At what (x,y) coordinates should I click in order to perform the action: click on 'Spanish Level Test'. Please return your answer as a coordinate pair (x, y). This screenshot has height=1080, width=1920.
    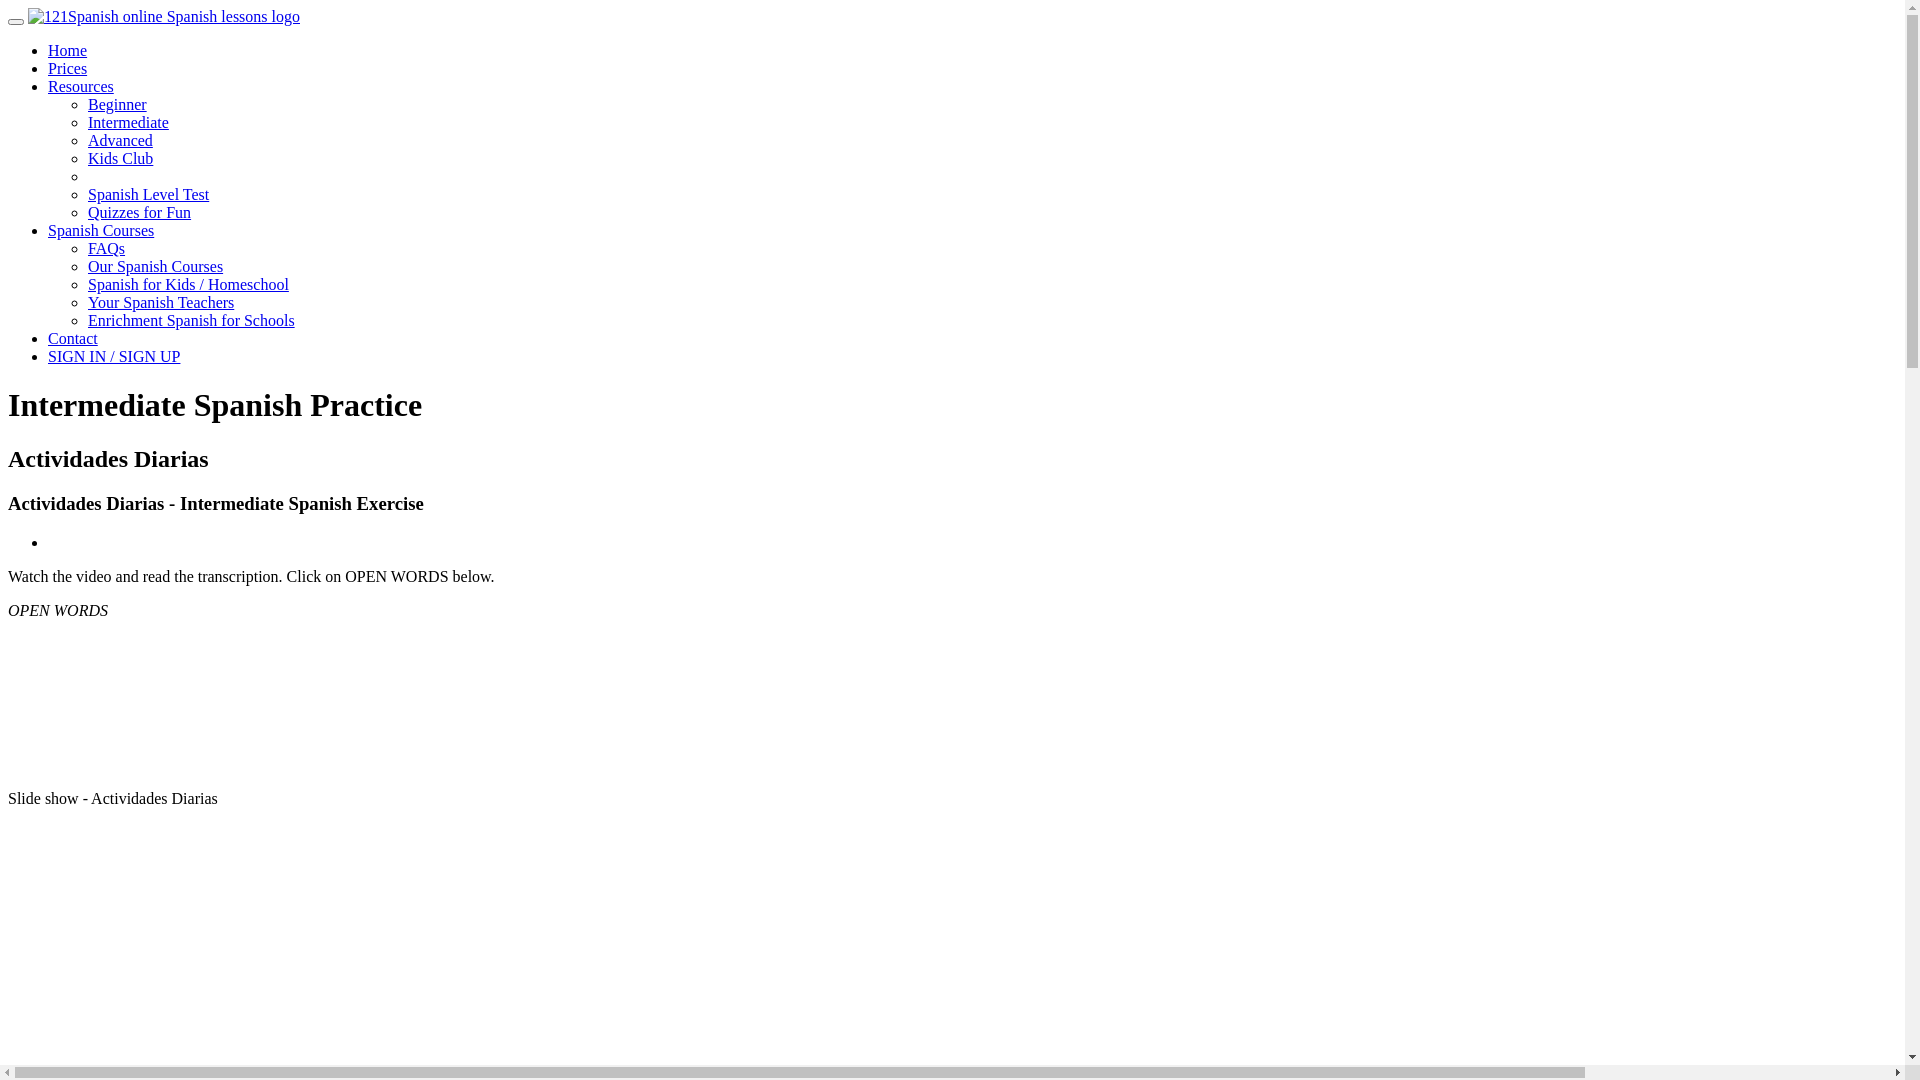
    Looking at the image, I should click on (147, 194).